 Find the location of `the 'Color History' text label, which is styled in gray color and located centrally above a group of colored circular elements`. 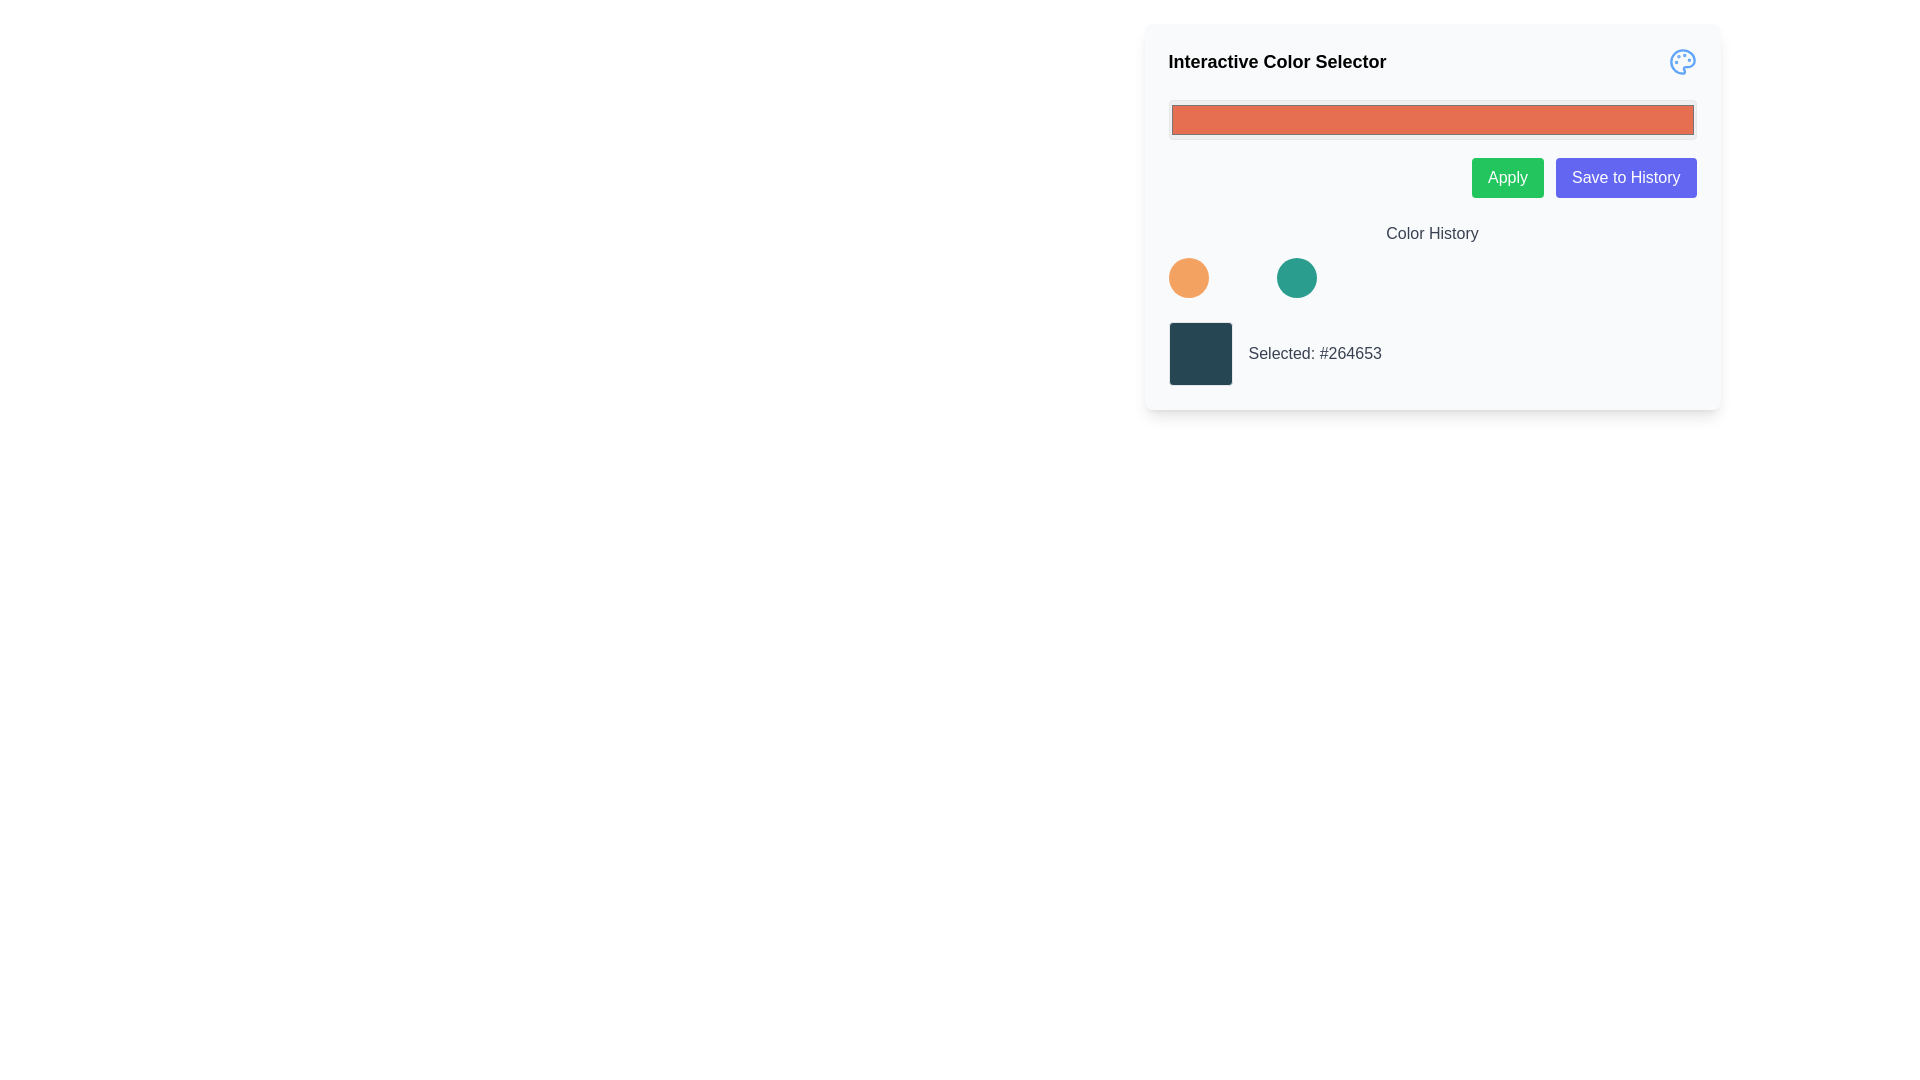

the 'Color History' text label, which is styled in gray color and located centrally above a group of colored circular elements is located at coordinates (1431, 233).